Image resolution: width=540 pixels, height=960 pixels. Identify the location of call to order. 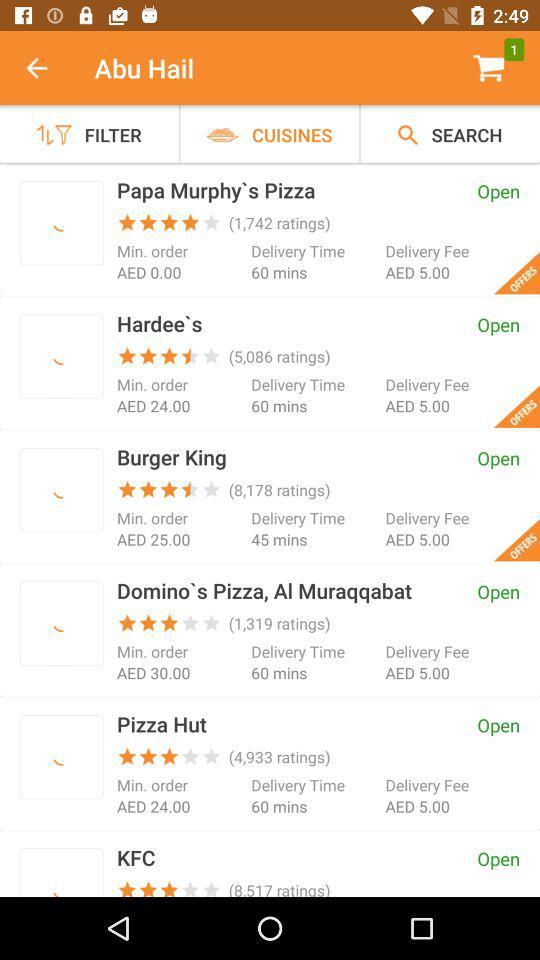
(61, 223).